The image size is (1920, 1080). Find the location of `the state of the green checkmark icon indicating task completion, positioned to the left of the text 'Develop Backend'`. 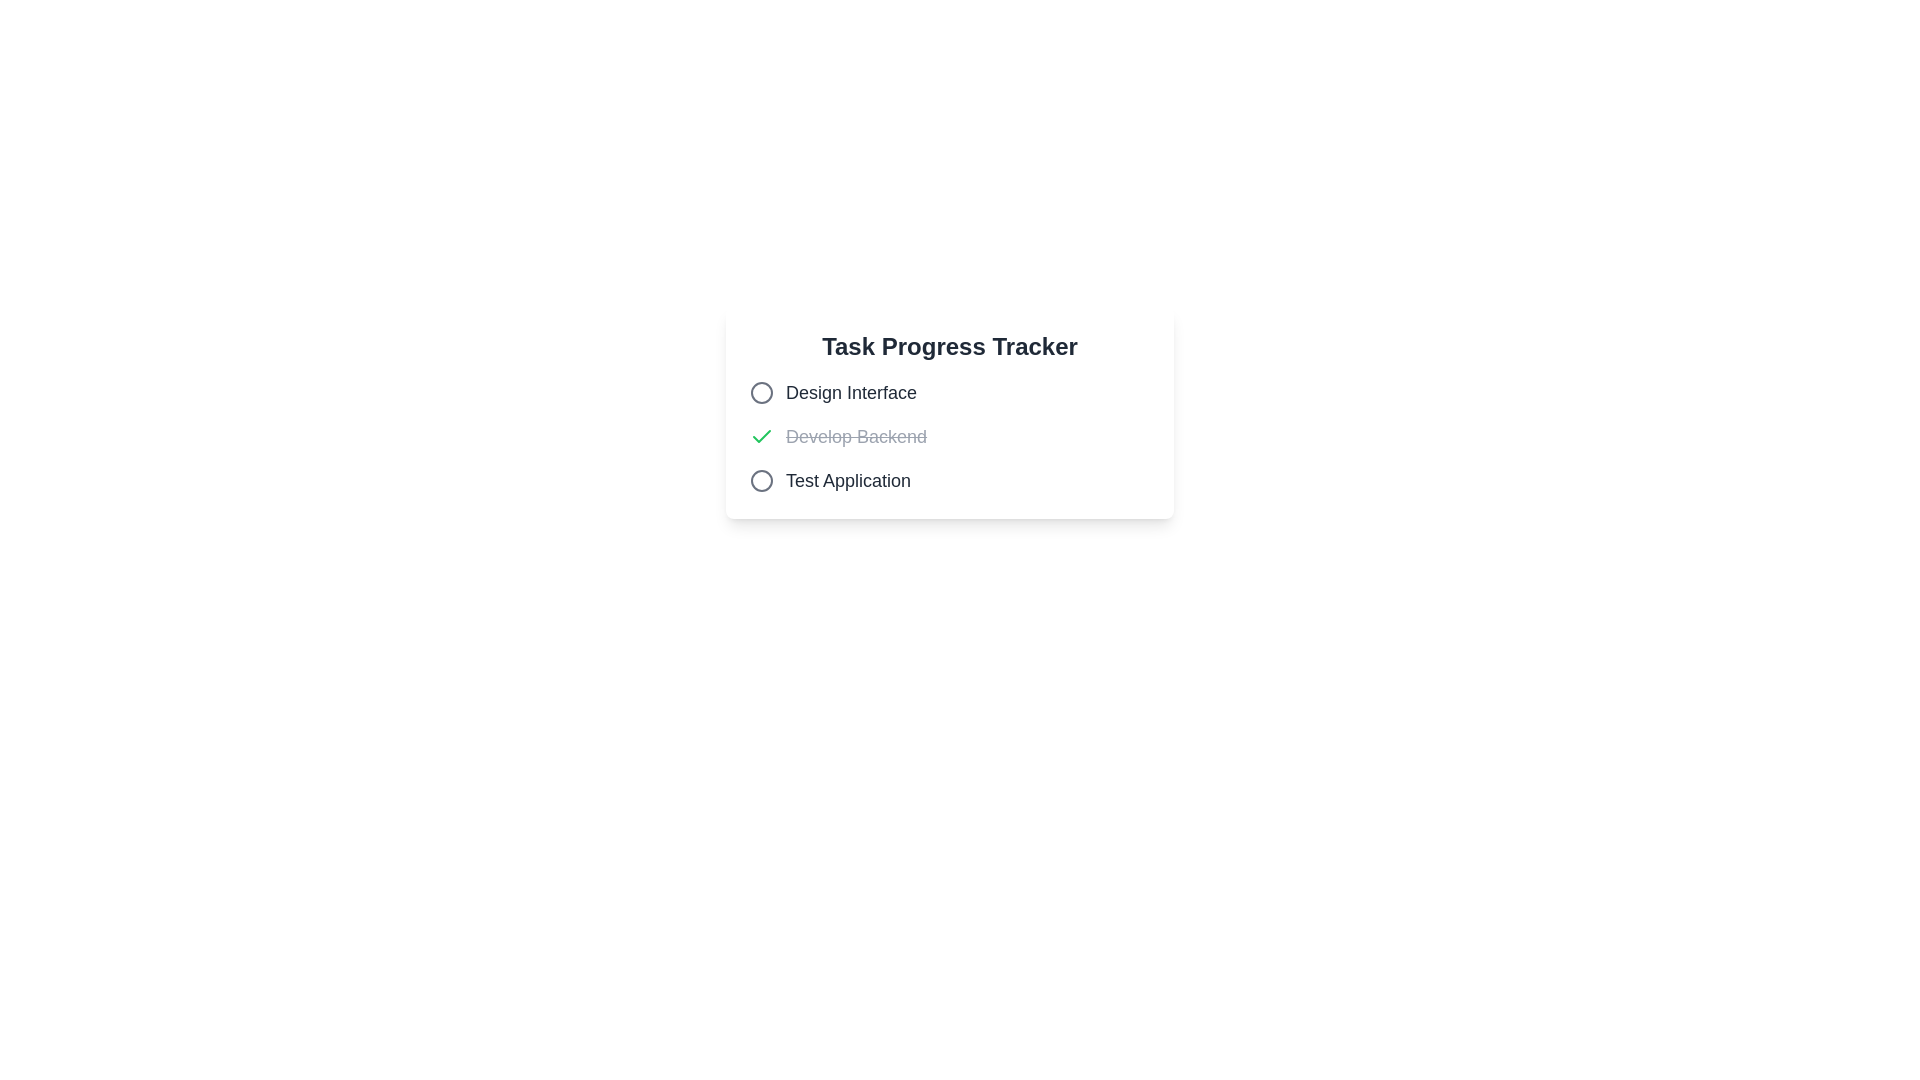

the state of the green checkmark icon indicating task completion, positioned to the left of the text 'Develop Backend' is located at coordinates (761, 435).